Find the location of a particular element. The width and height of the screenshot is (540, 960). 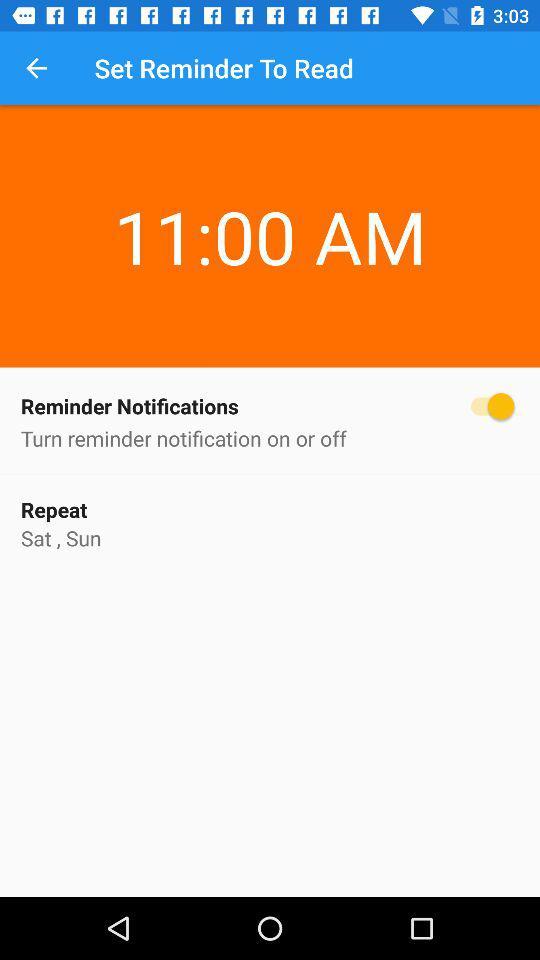

item above reminder notifications icon is located at coordinates (36, 68).